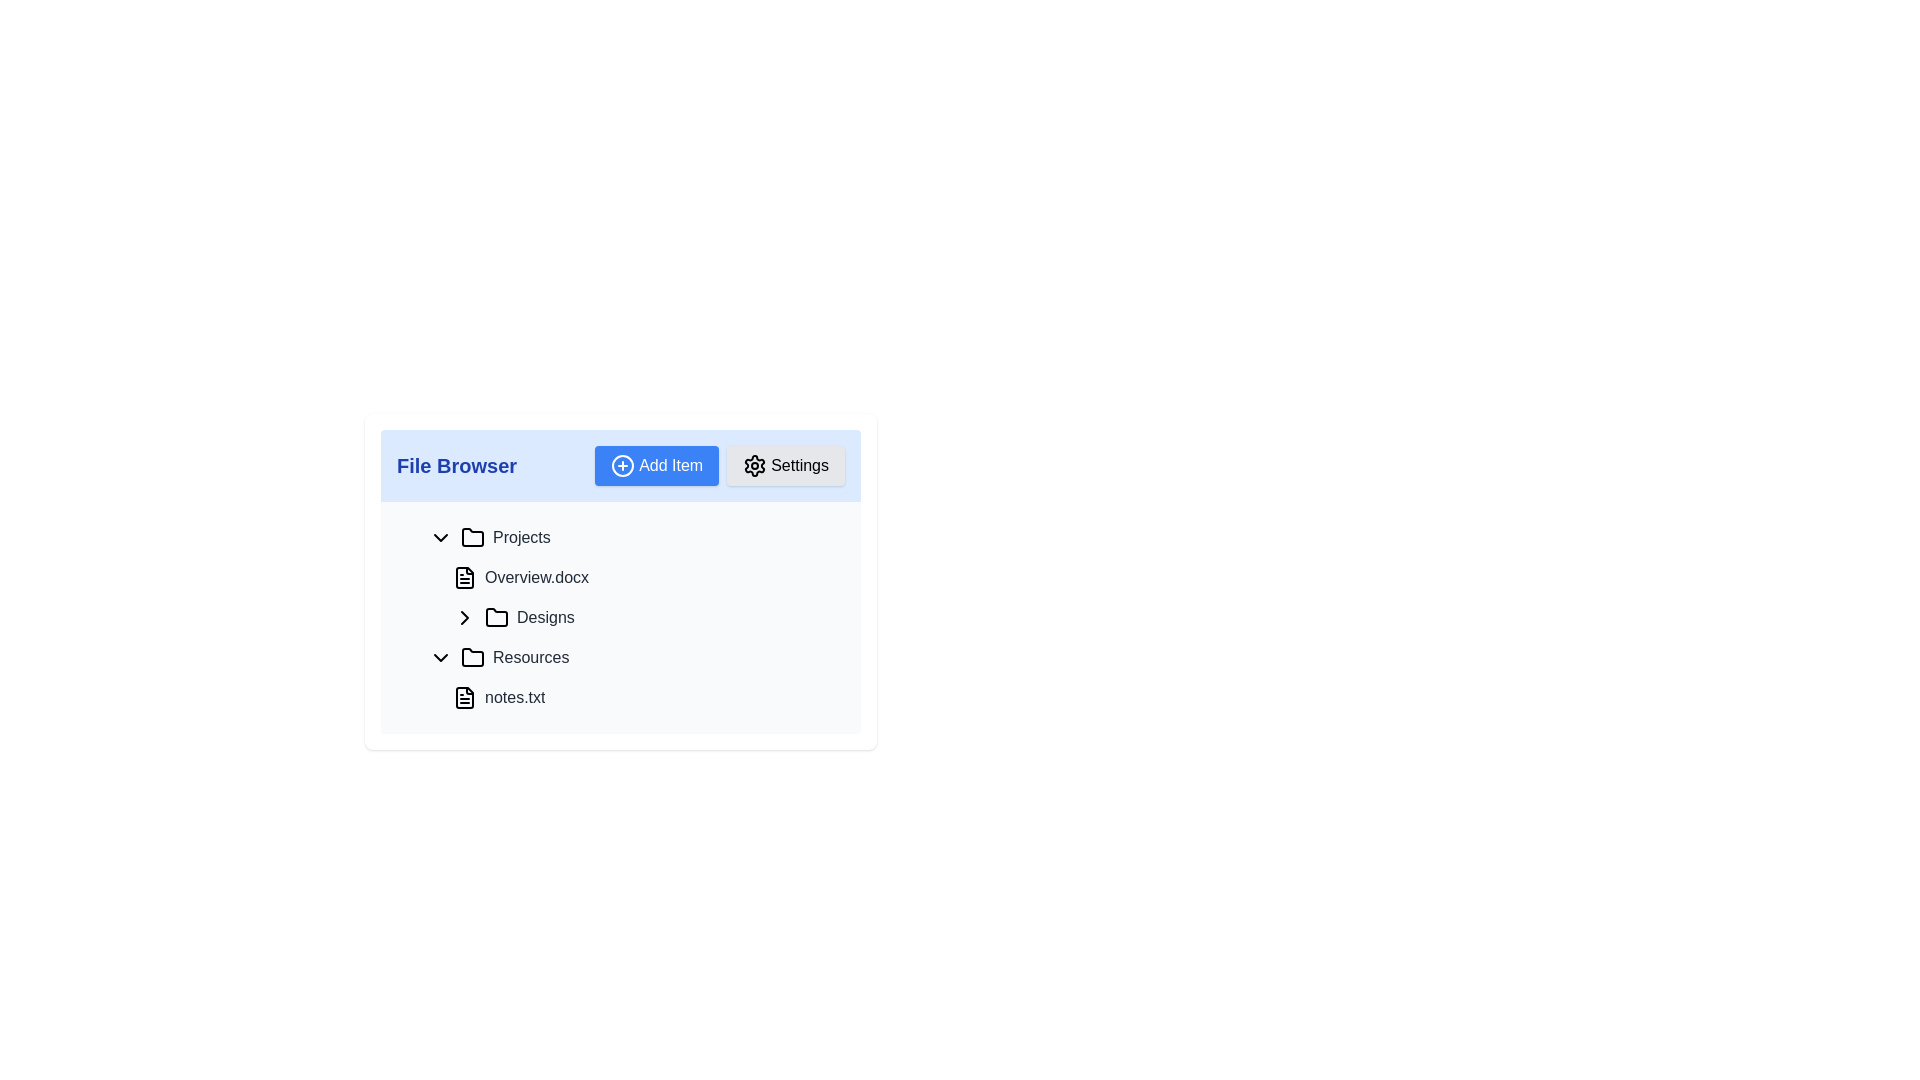 This screenshot has width=1920, height=1080. Describe the element at coordinates (632, 677) in the screenshot. I see `the list item representing the file named 'notes.txt', which is the second item under the expanded Resource folder in the hierarchical file browser` at that location.